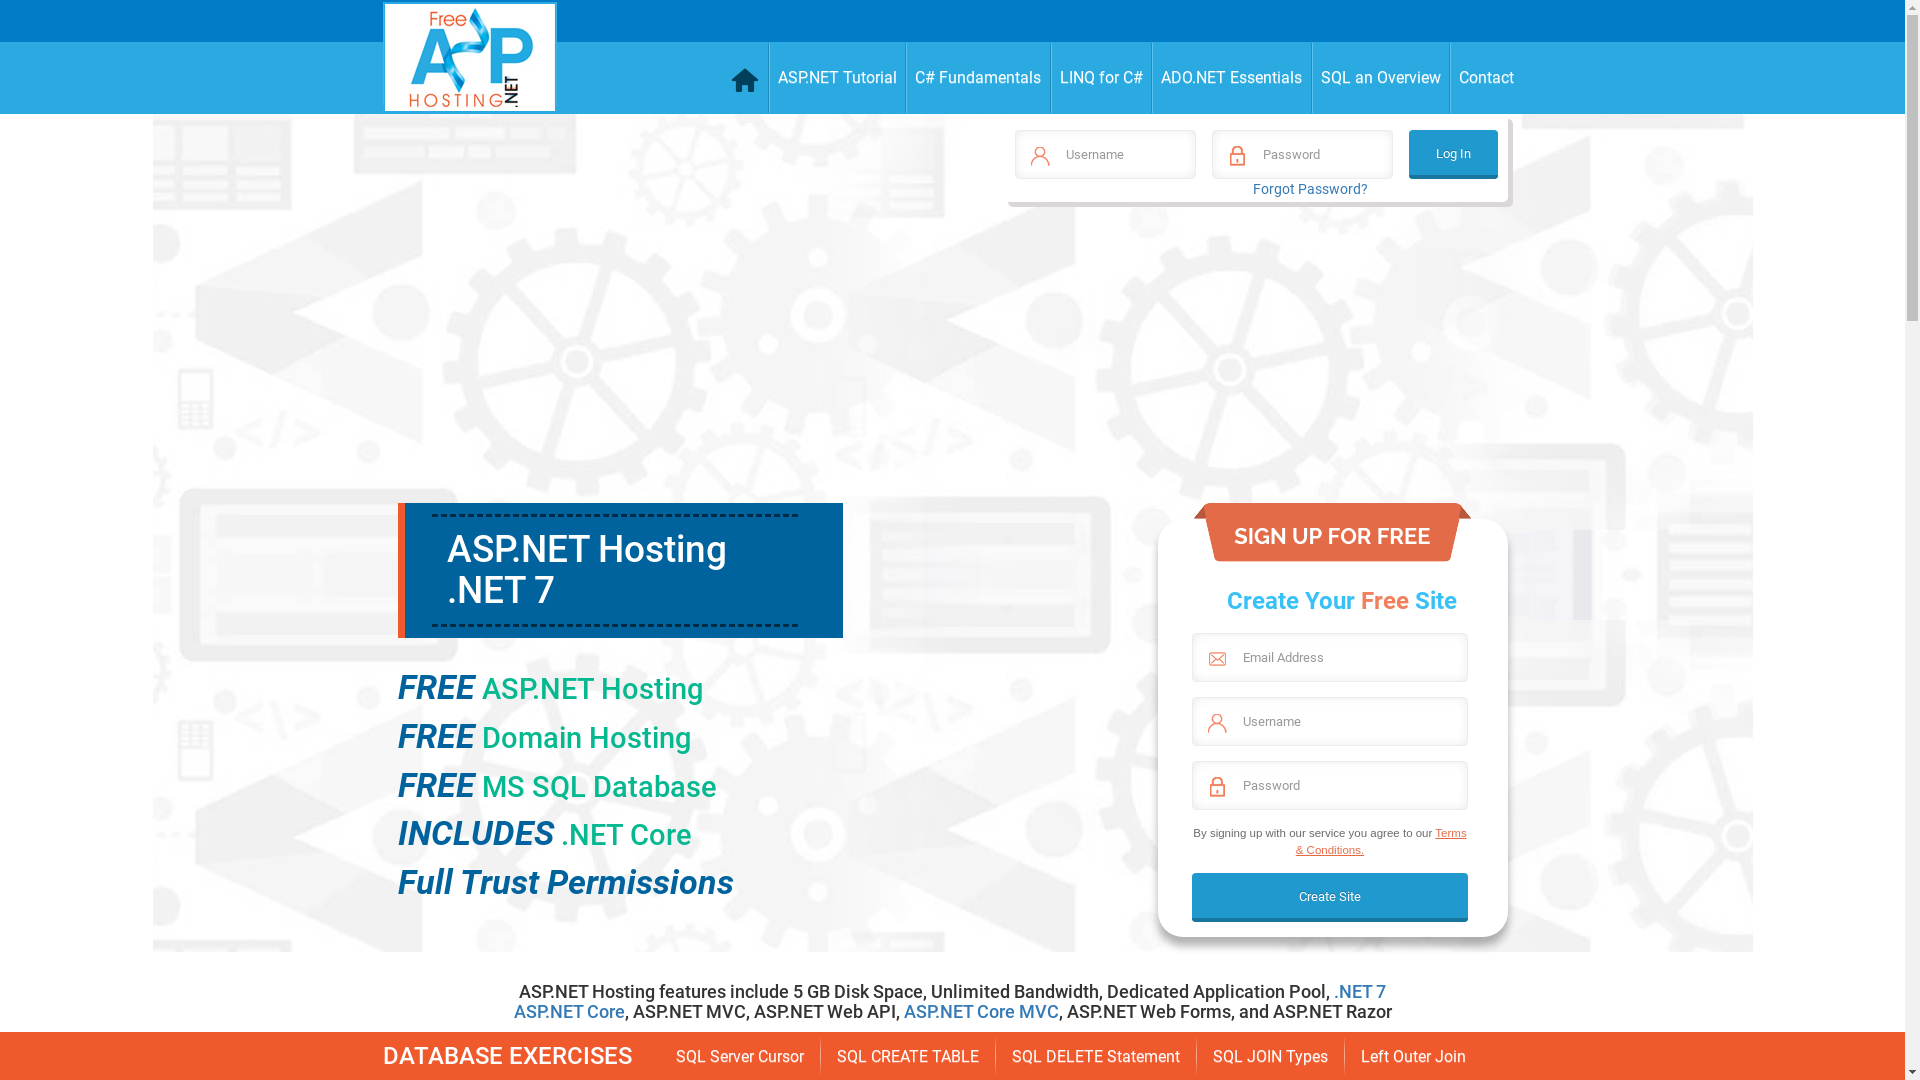 Image resolution: width=1920 pixels, height=1080 pixels. I want to click on 'Create Site', so click(1330, 896).